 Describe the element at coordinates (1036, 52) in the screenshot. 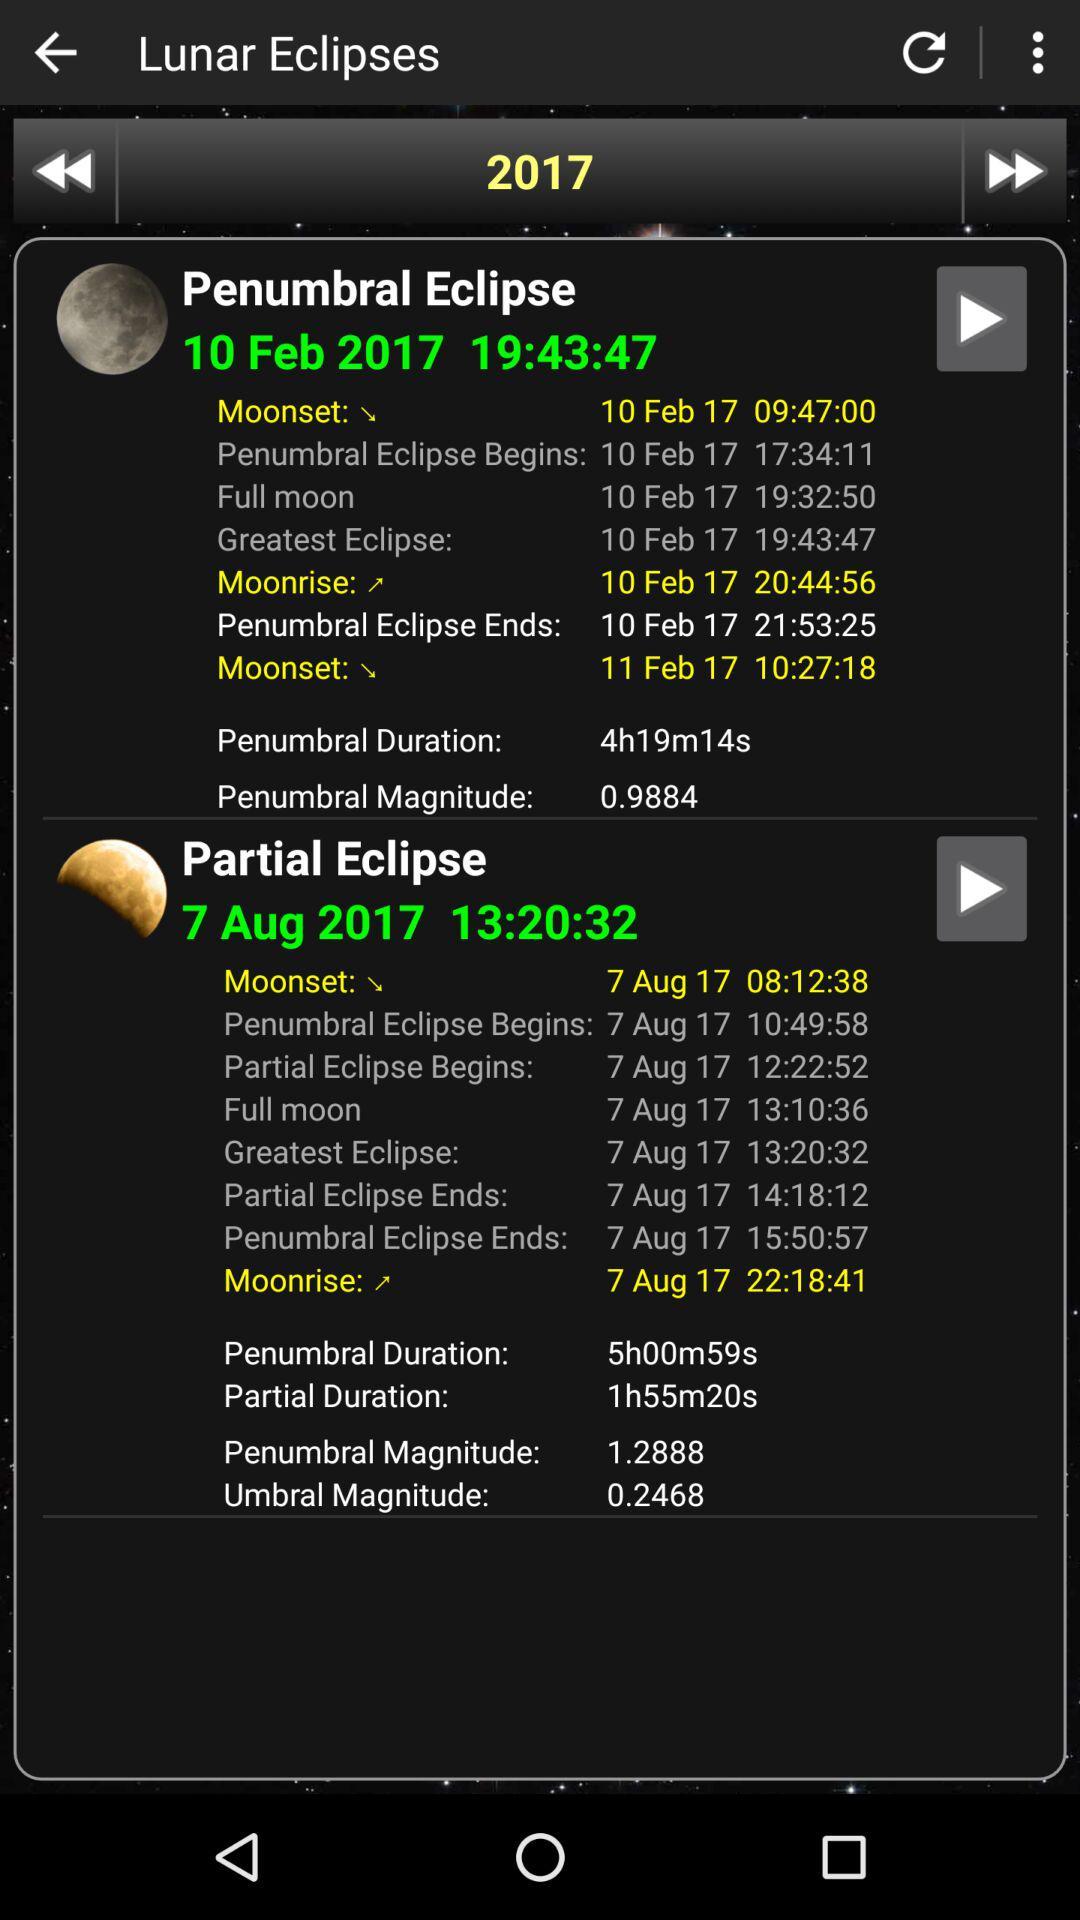

I see `the more icon` at that location.